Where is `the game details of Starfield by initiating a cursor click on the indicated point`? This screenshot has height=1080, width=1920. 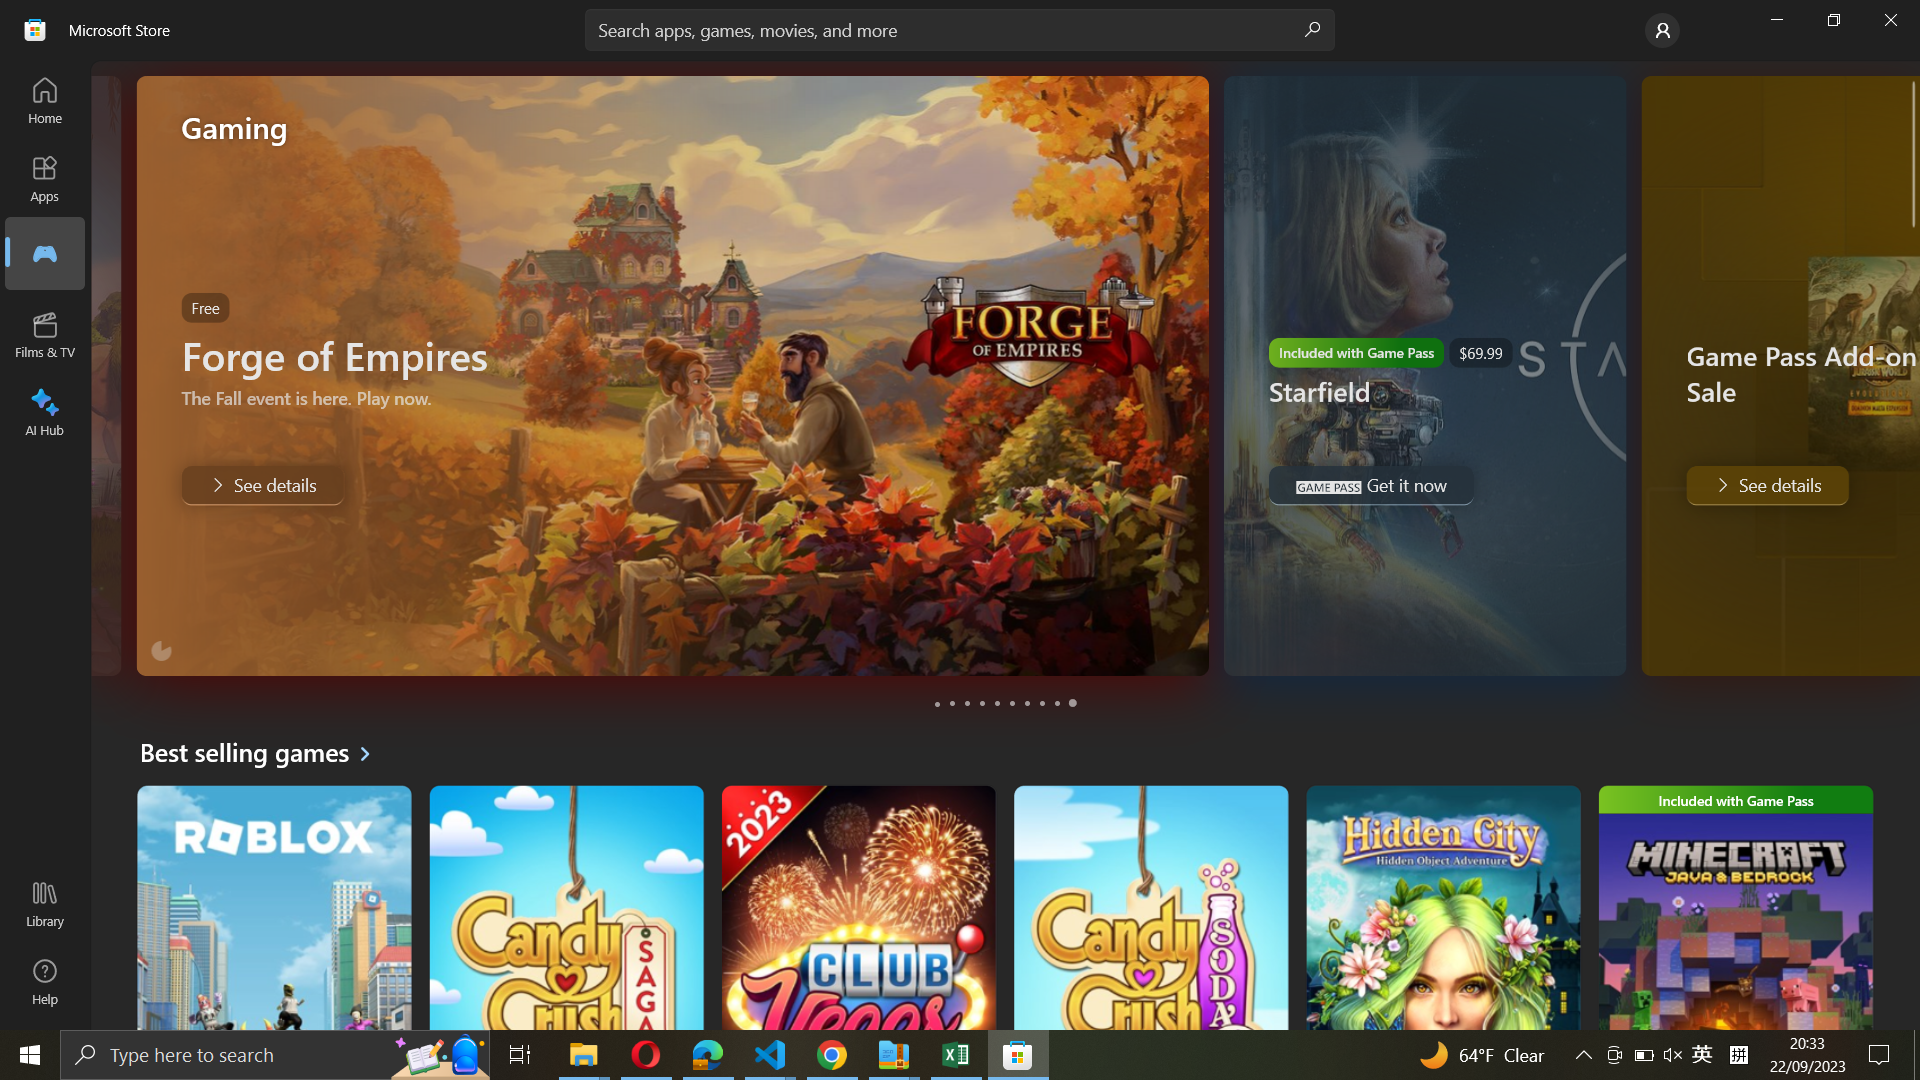
the game details of Starfield by initiating a cursor click on the indicated point is located at coordinates (952, 703).